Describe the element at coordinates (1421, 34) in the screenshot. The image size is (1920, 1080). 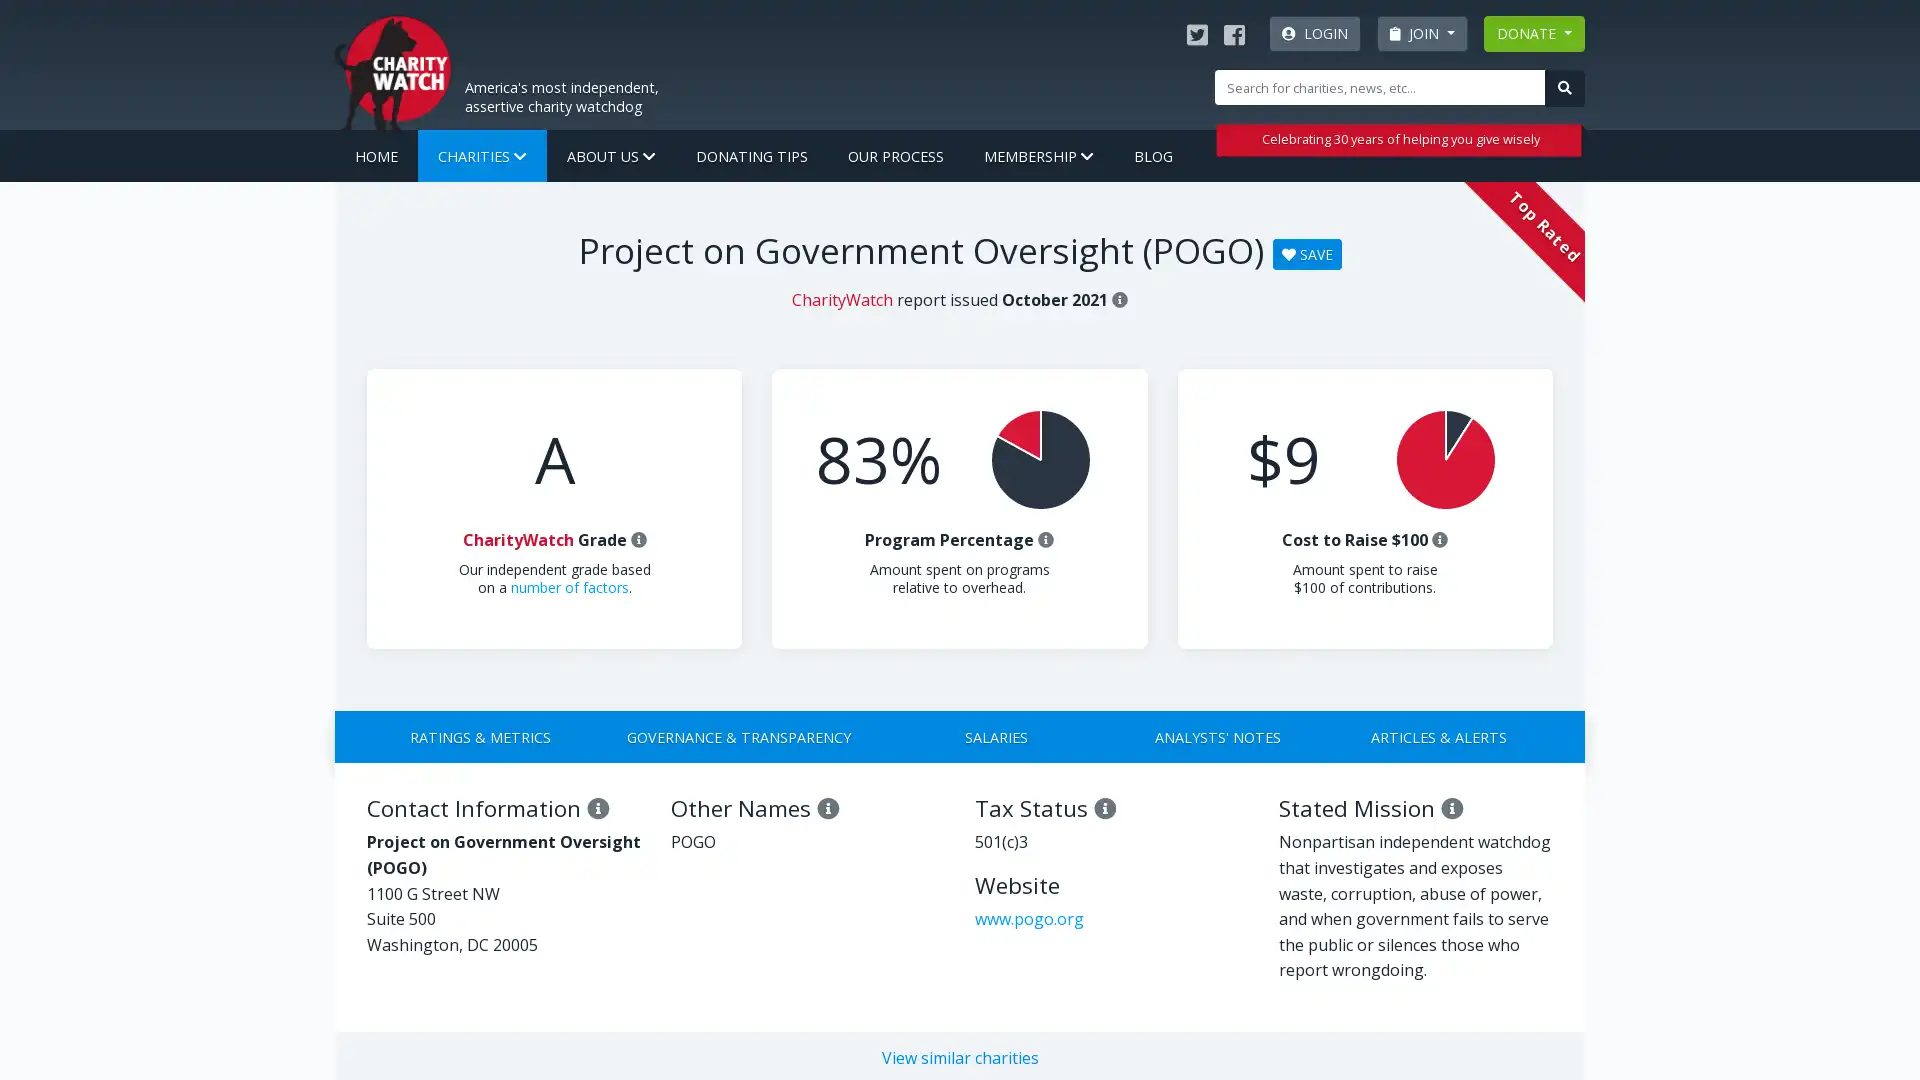
I see `JOIN` at that location.